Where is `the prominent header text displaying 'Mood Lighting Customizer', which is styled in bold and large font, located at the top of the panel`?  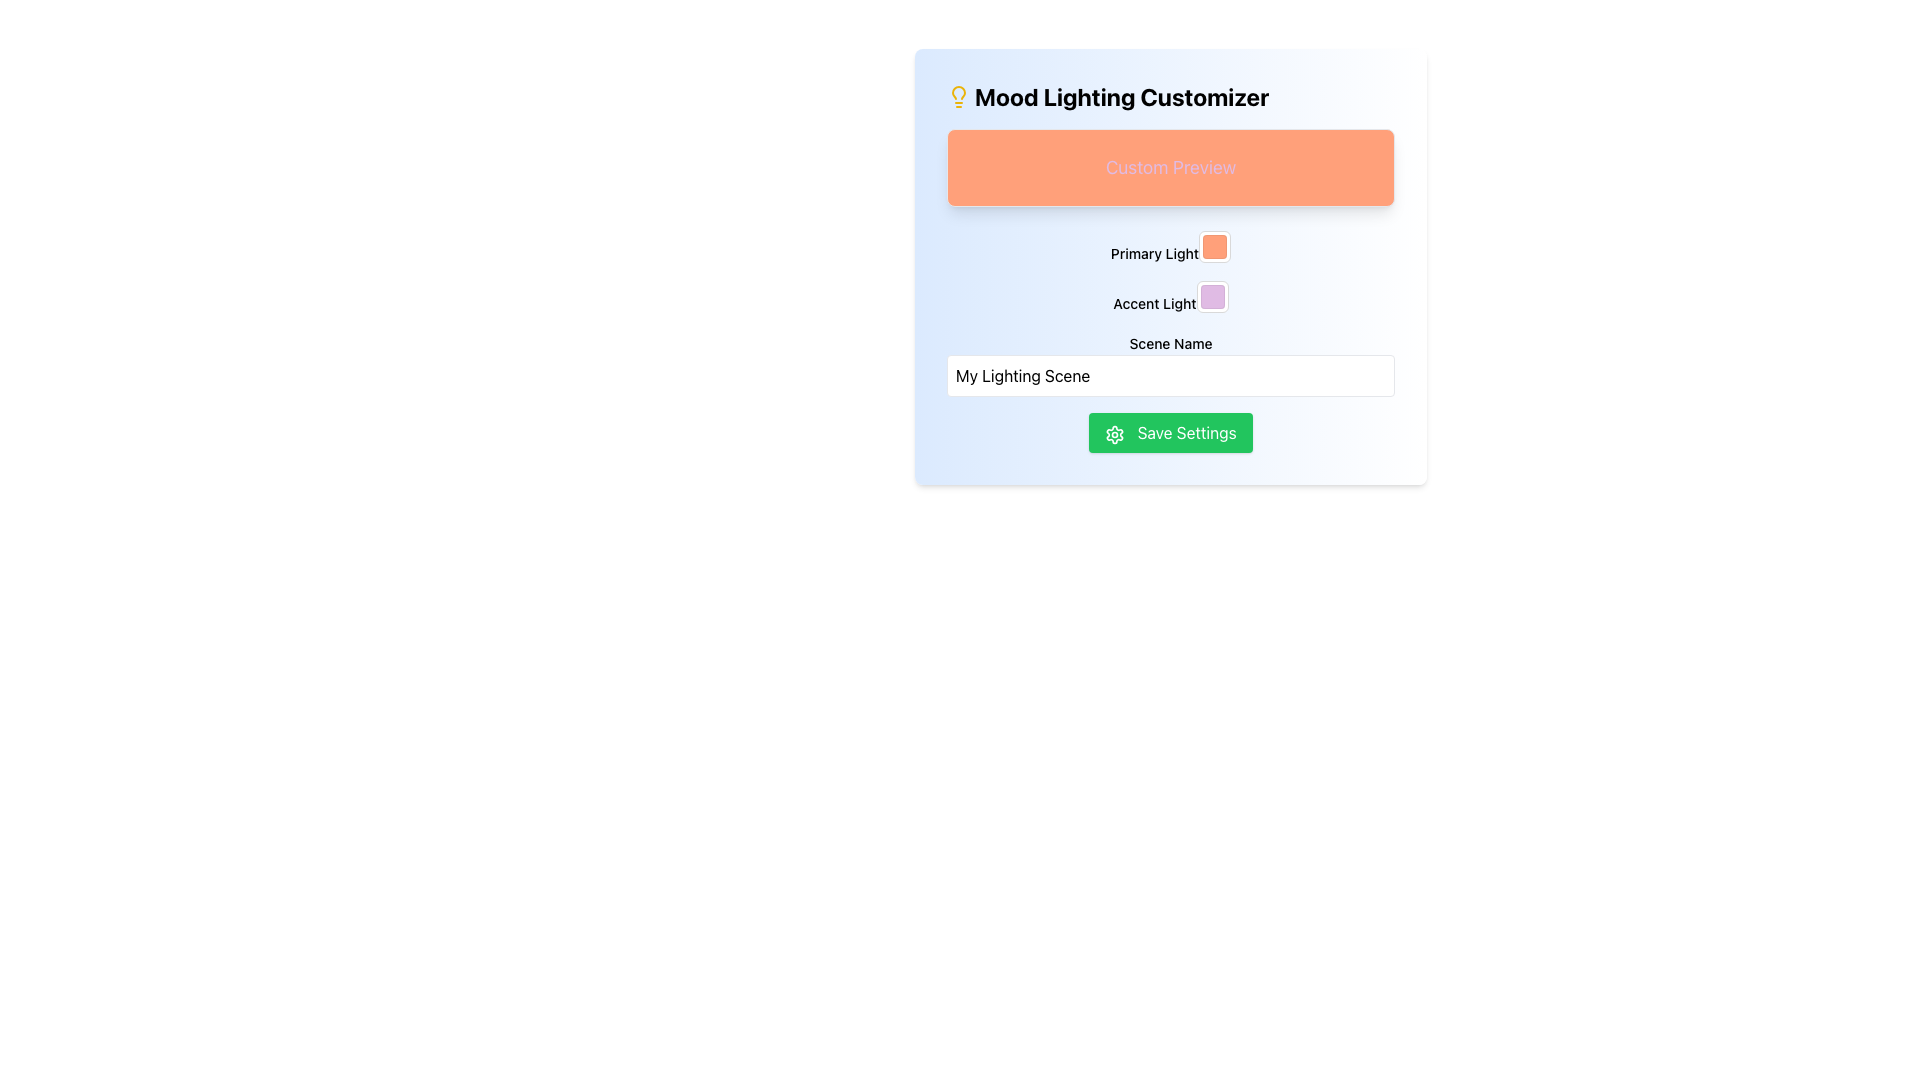 the prominent header text displaying 'Mood Lighting Customizer', which is styled in bold and large font, located at the top of the panel is located at coordinates (1171, 96).